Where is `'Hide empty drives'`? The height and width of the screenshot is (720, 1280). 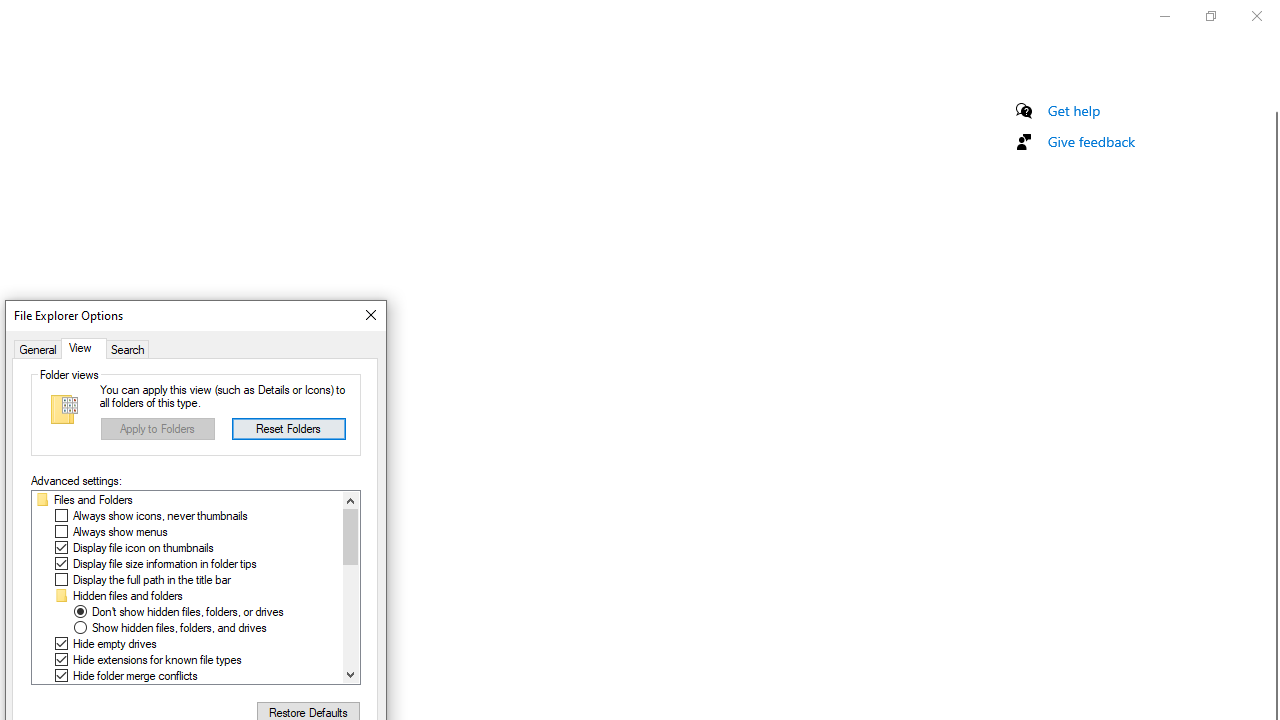 'Hide empty drives' is located at coordinates (113, 644).